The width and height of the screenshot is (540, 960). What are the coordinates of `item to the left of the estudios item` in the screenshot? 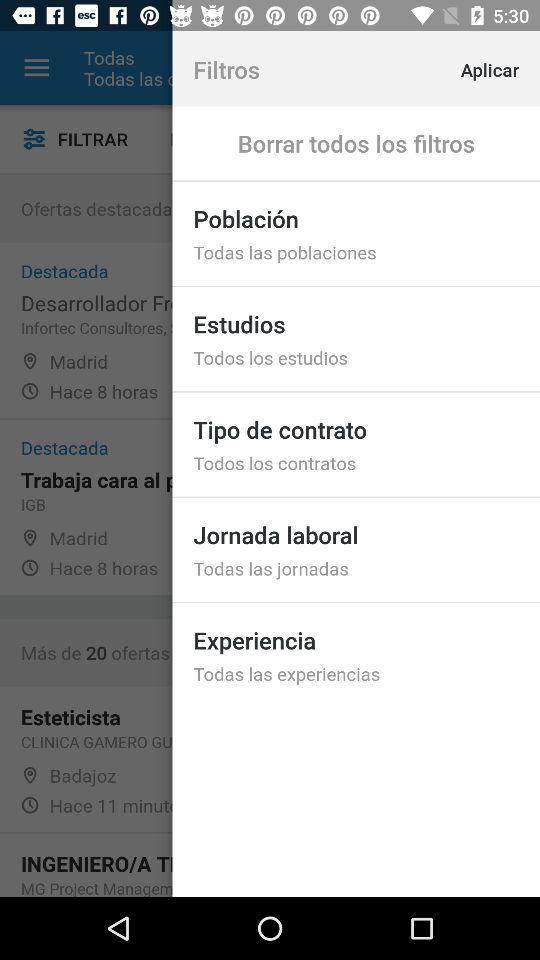 It's located at (219, 138).